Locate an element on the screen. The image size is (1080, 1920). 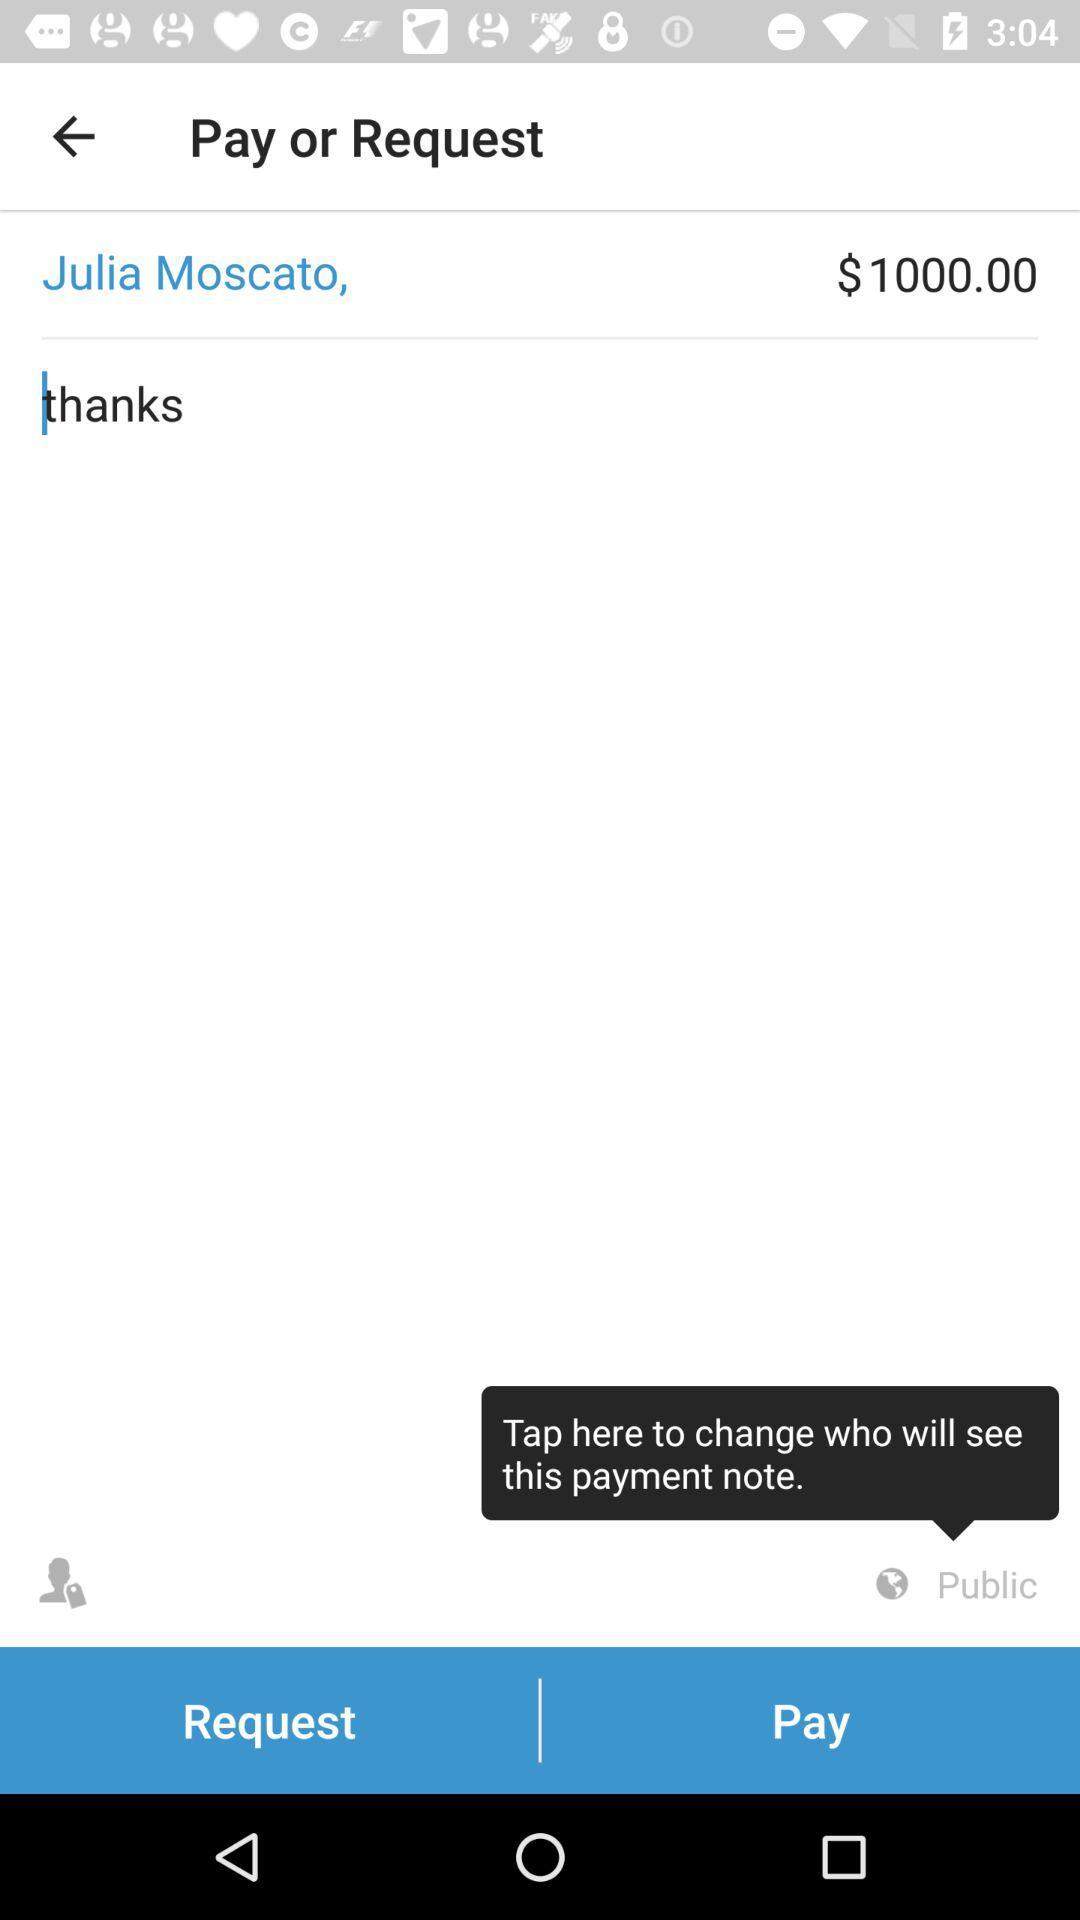
the 1000.00 icon is located at coordinates (972, 272).